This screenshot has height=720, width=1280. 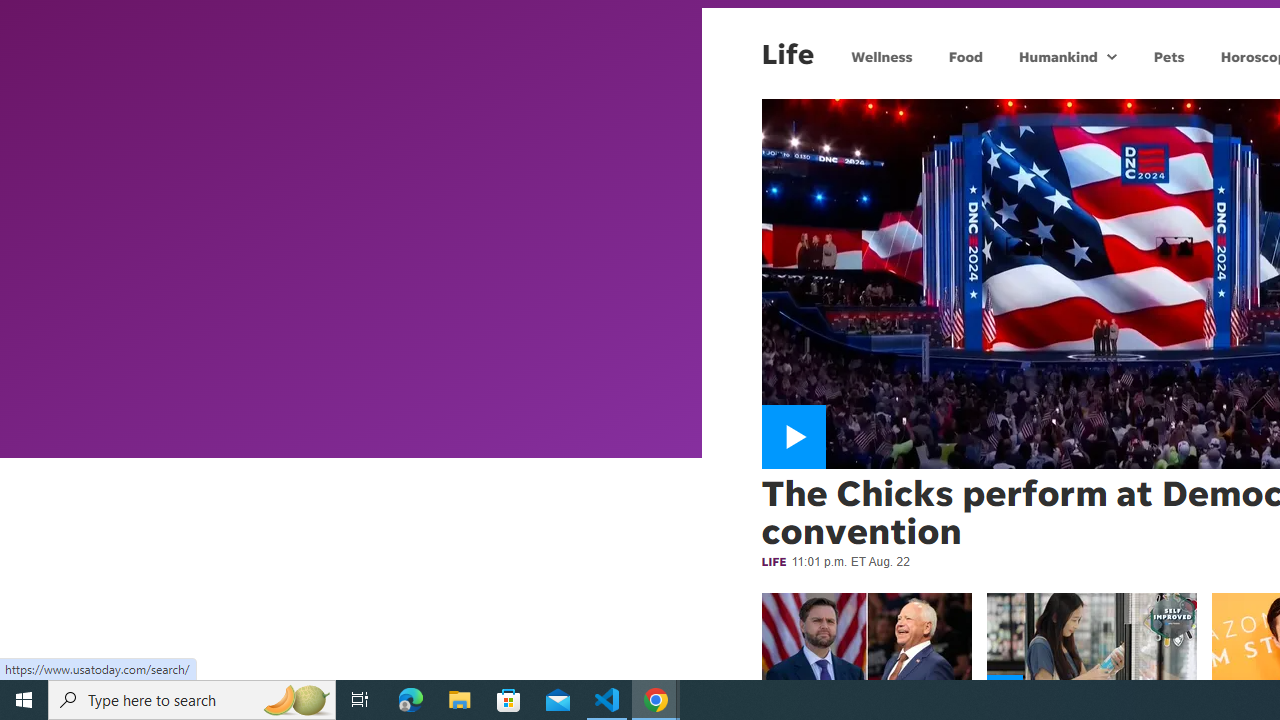 I want to click on 'Wellness', so click(x=880, y=55).